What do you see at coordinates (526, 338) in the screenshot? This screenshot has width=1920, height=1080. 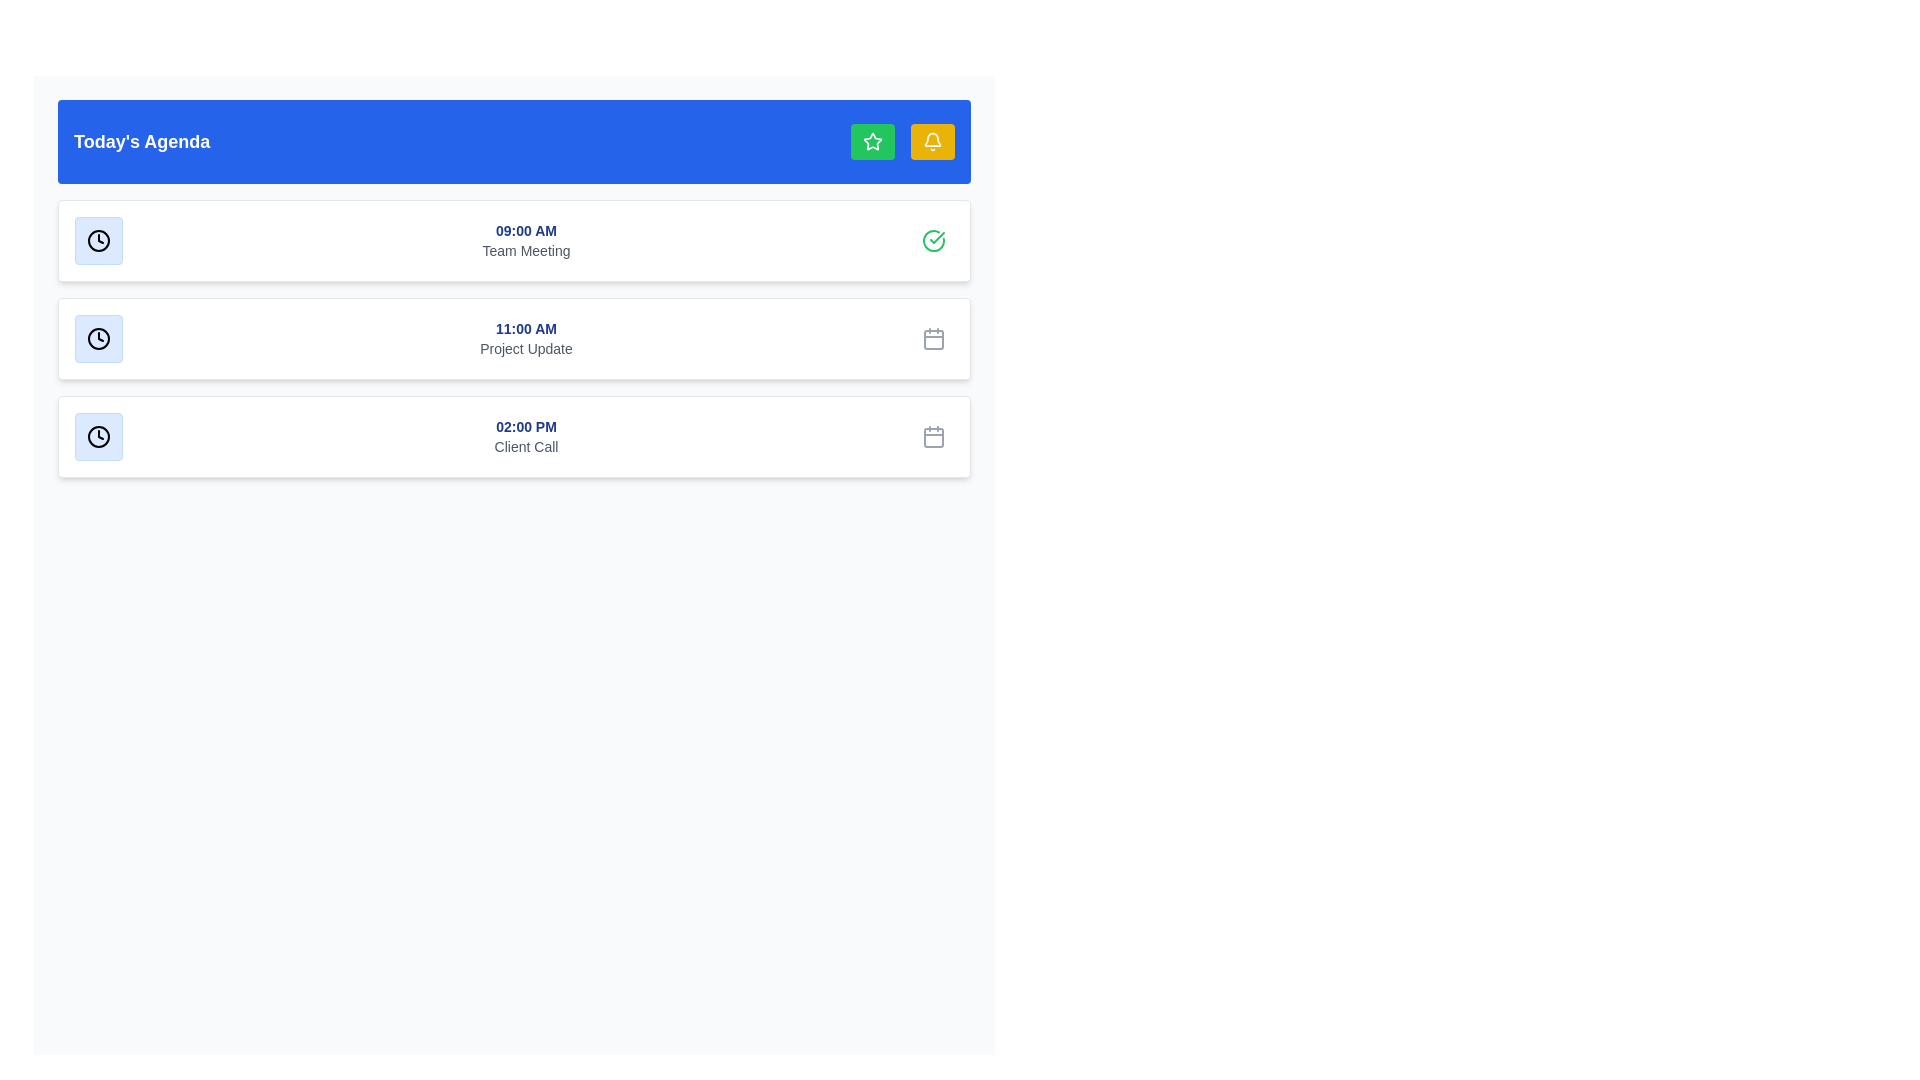 I see `displayed text of the Text Display element that shows the scheduled time and title of an event, positioned below the '09:00 AM Team Meeting' entry` at bounding box center [526, 338].